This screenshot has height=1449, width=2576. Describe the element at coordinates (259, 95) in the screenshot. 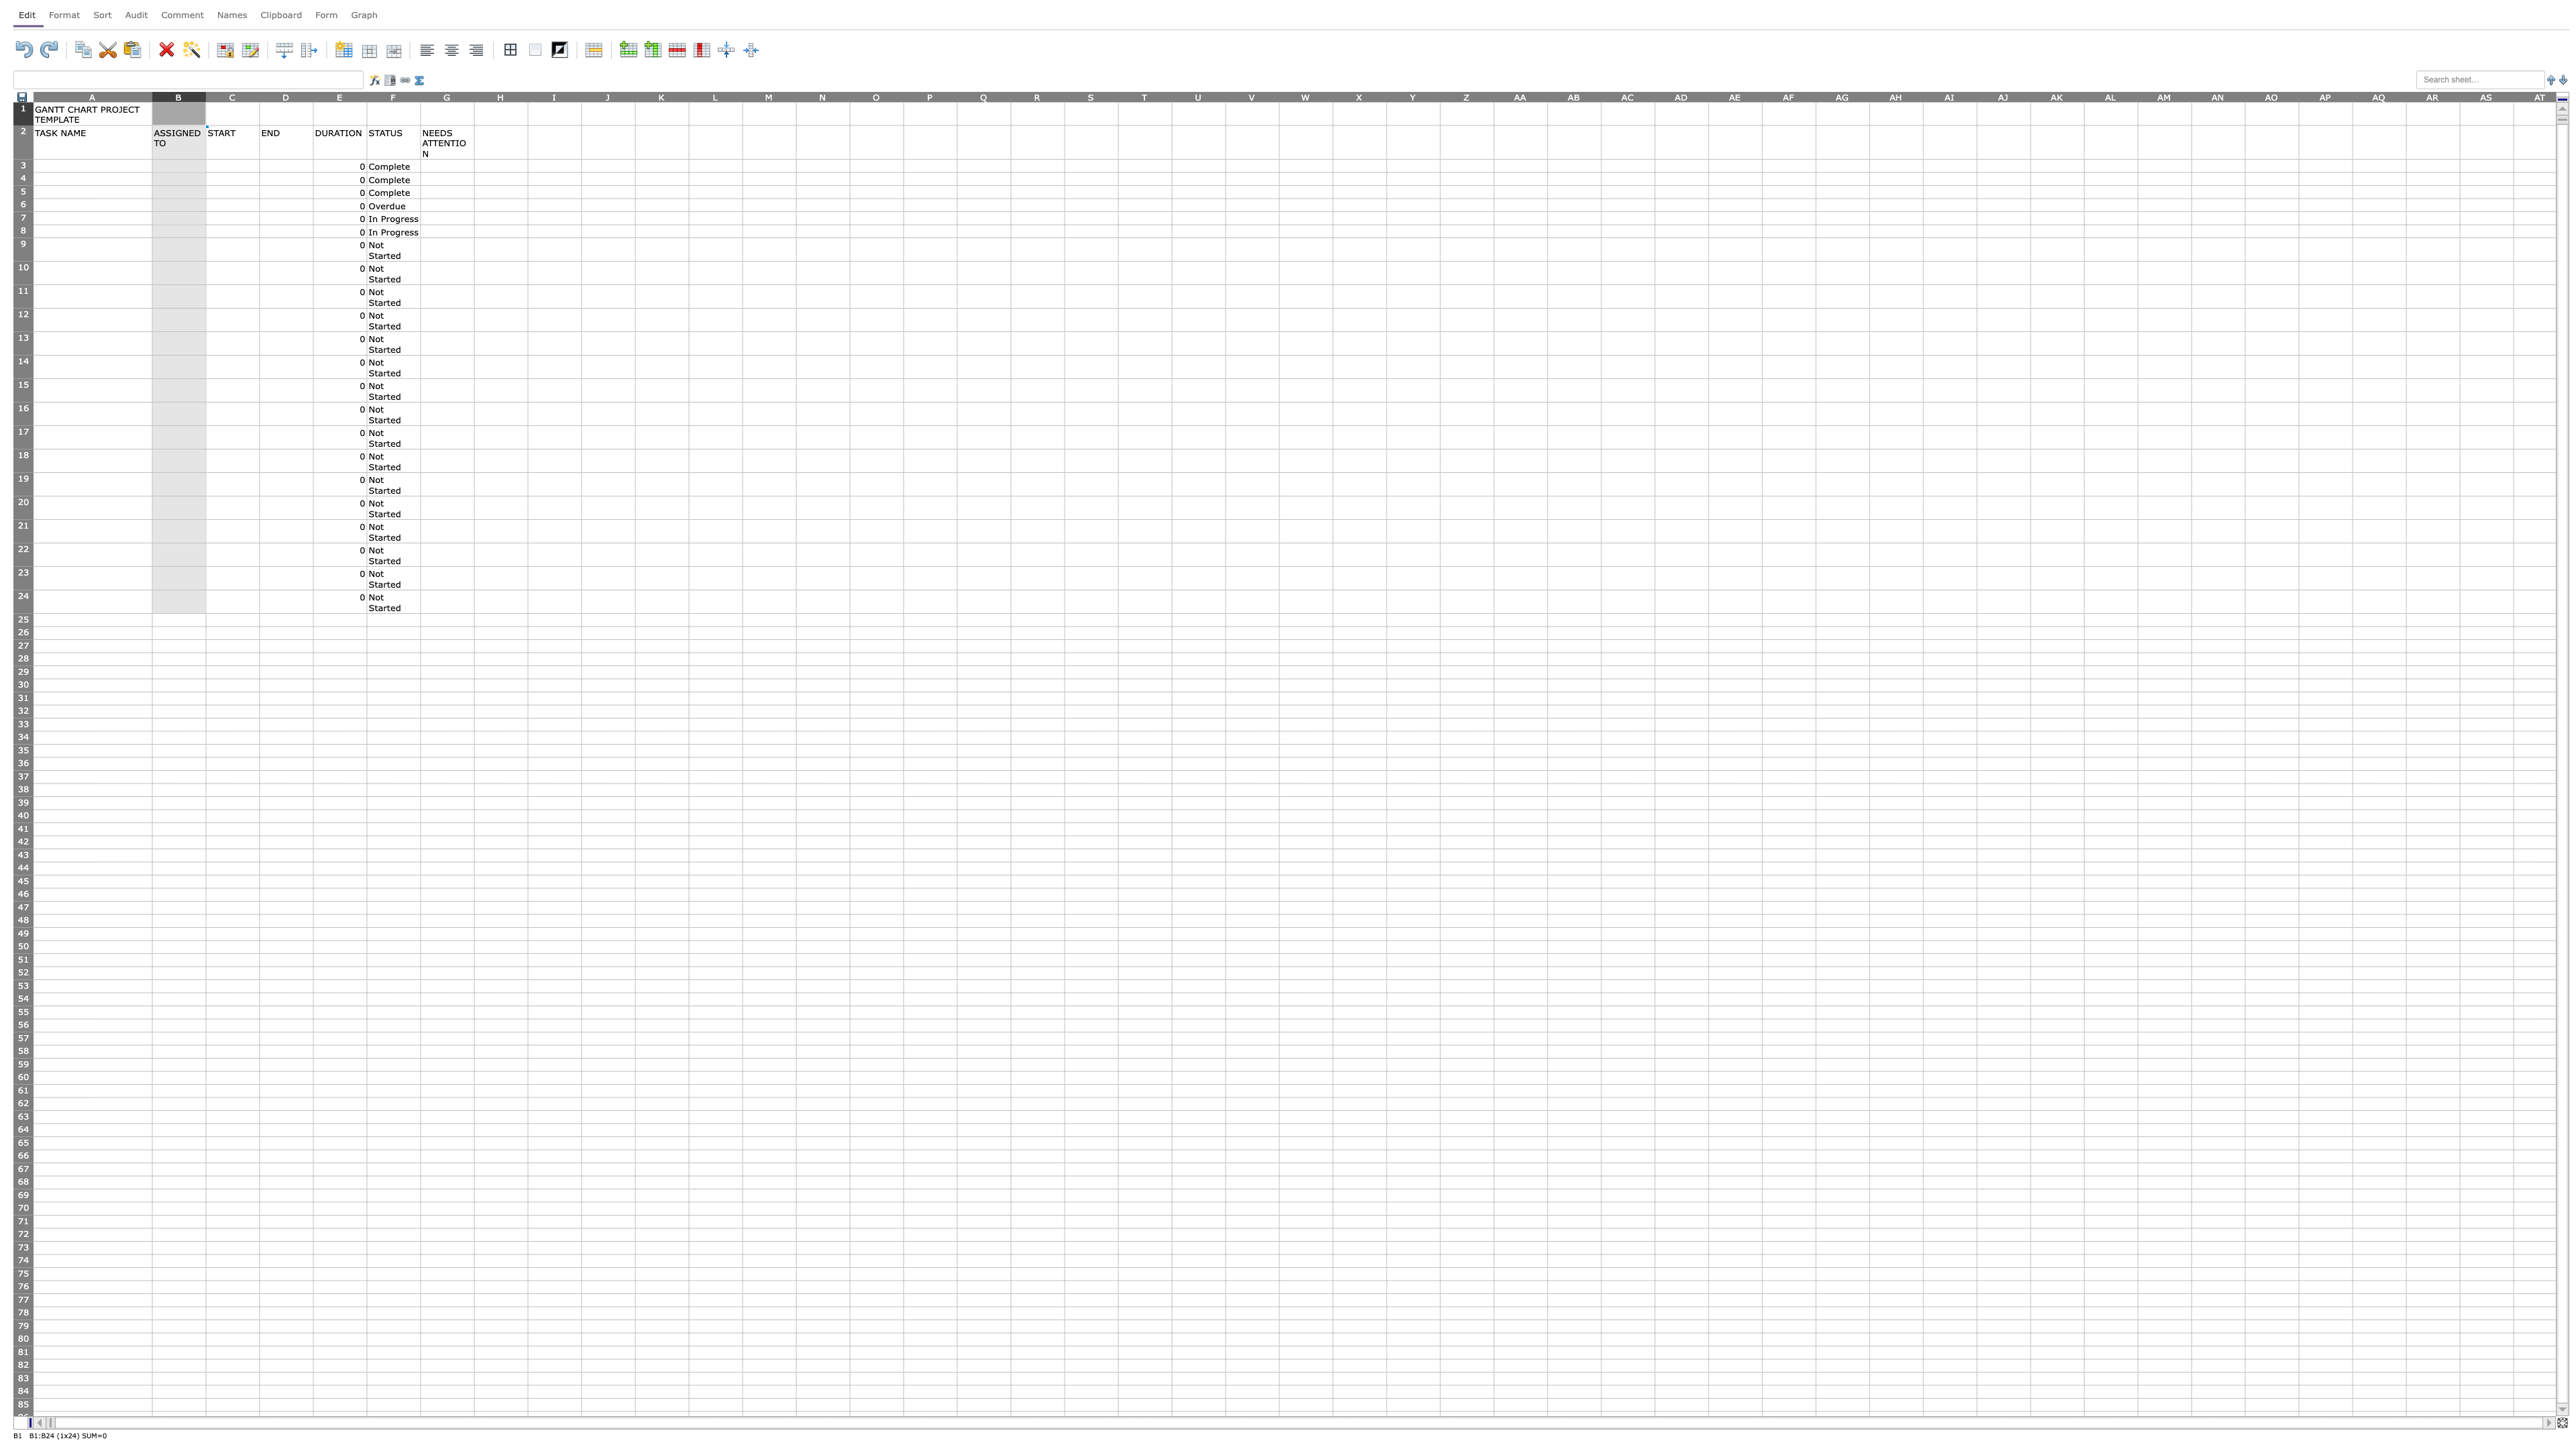

I see `the resize handle of column C` at that location.